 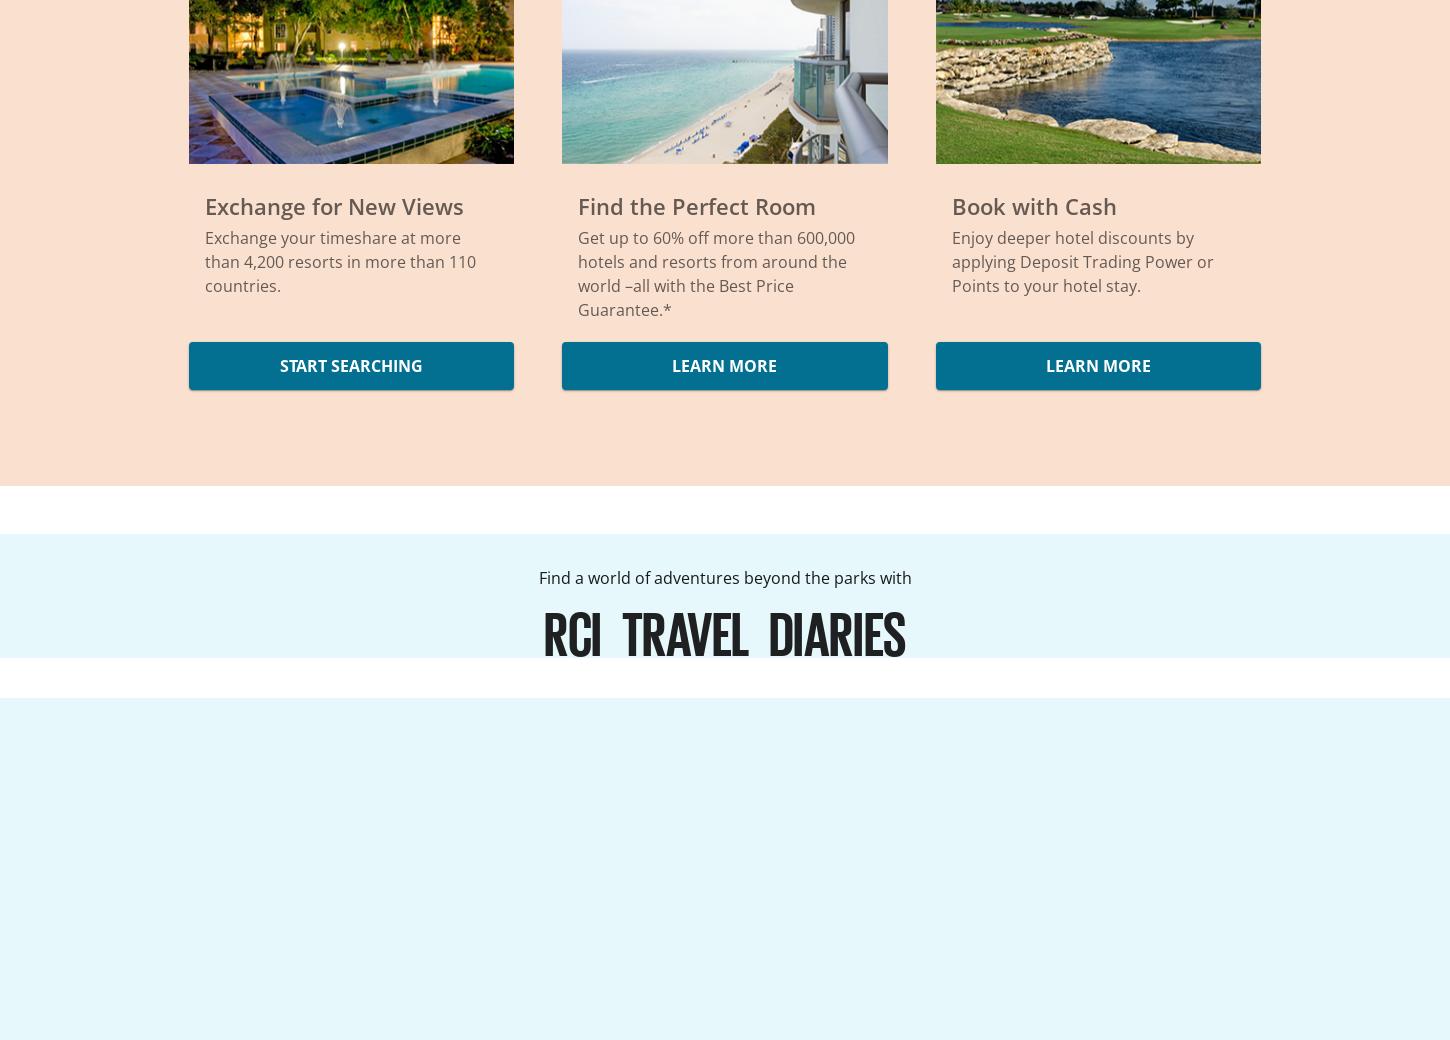 I want to click on 'Book with Cash', so click(x=950, y=206).